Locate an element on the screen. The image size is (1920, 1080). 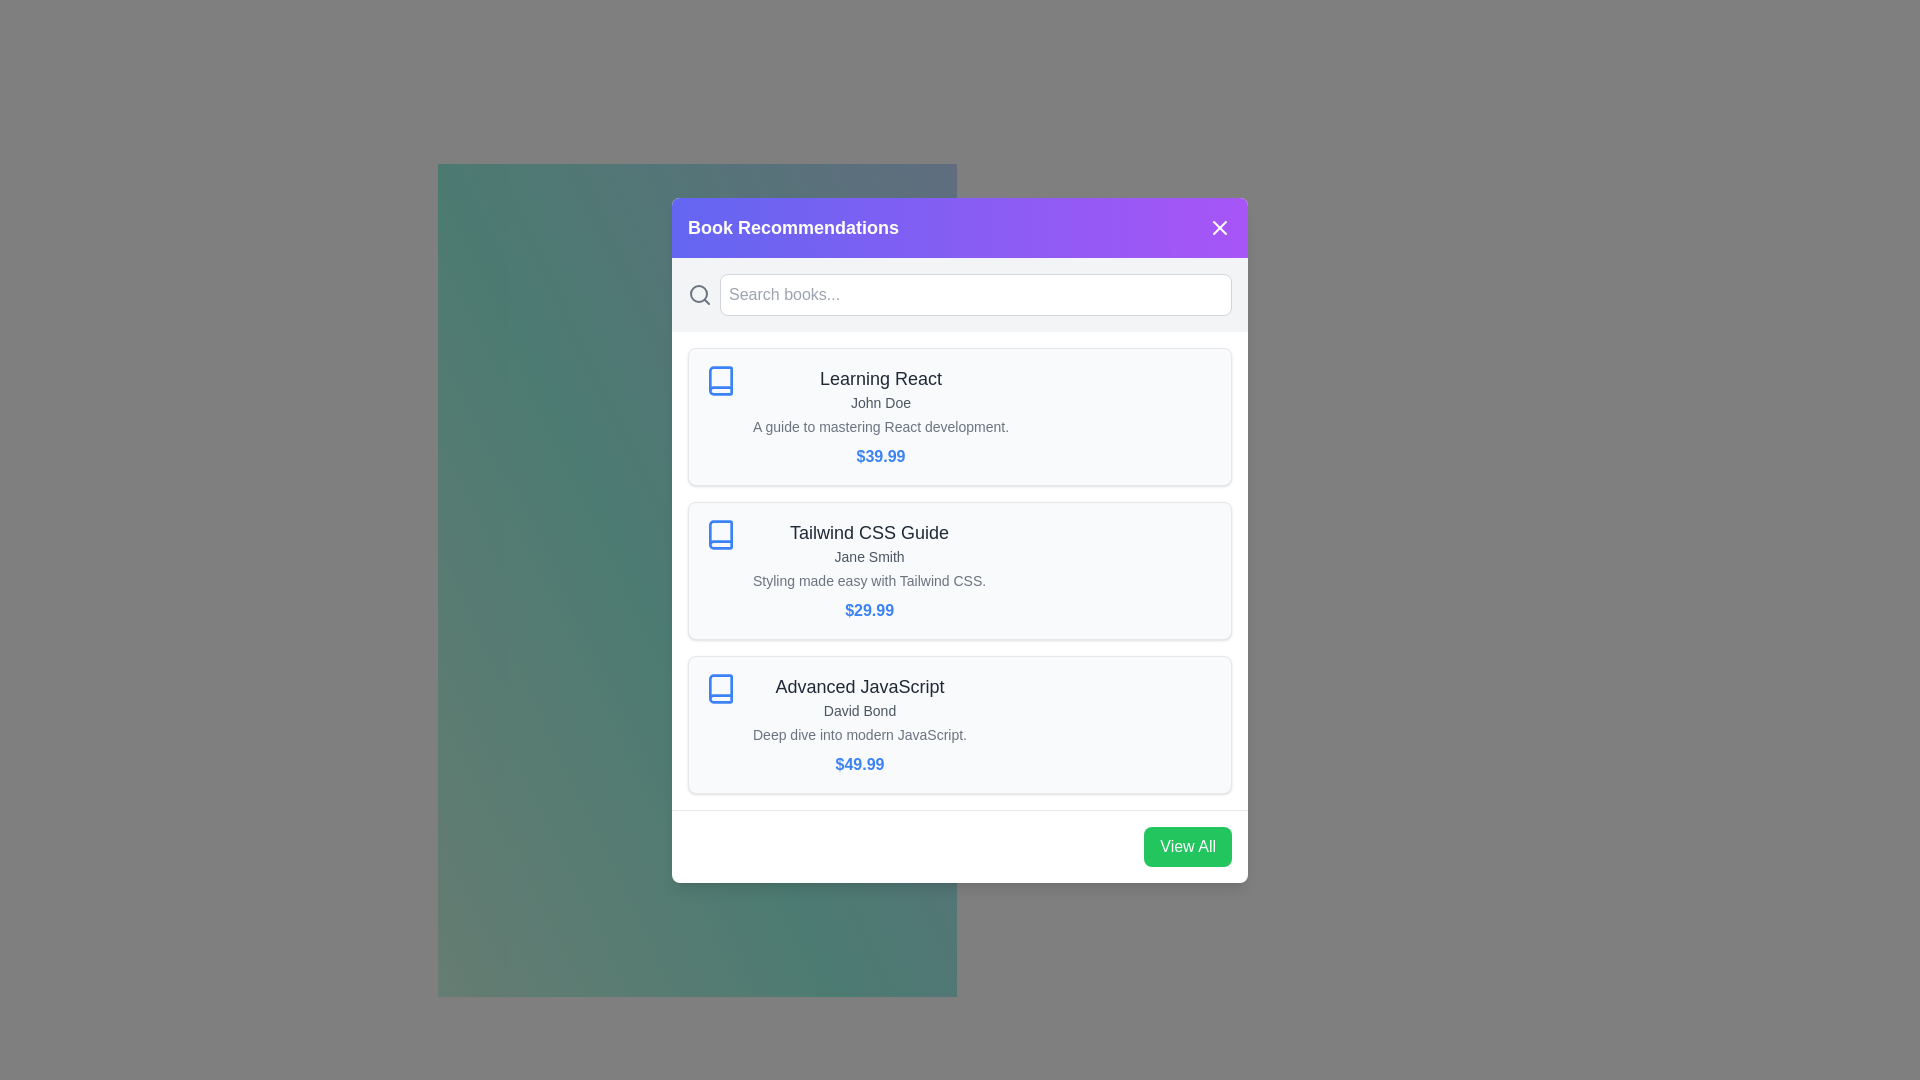
the Close button icon located at the top-right corner of the purple gradient header bar of the modal is located at coordinates (1218, 226).